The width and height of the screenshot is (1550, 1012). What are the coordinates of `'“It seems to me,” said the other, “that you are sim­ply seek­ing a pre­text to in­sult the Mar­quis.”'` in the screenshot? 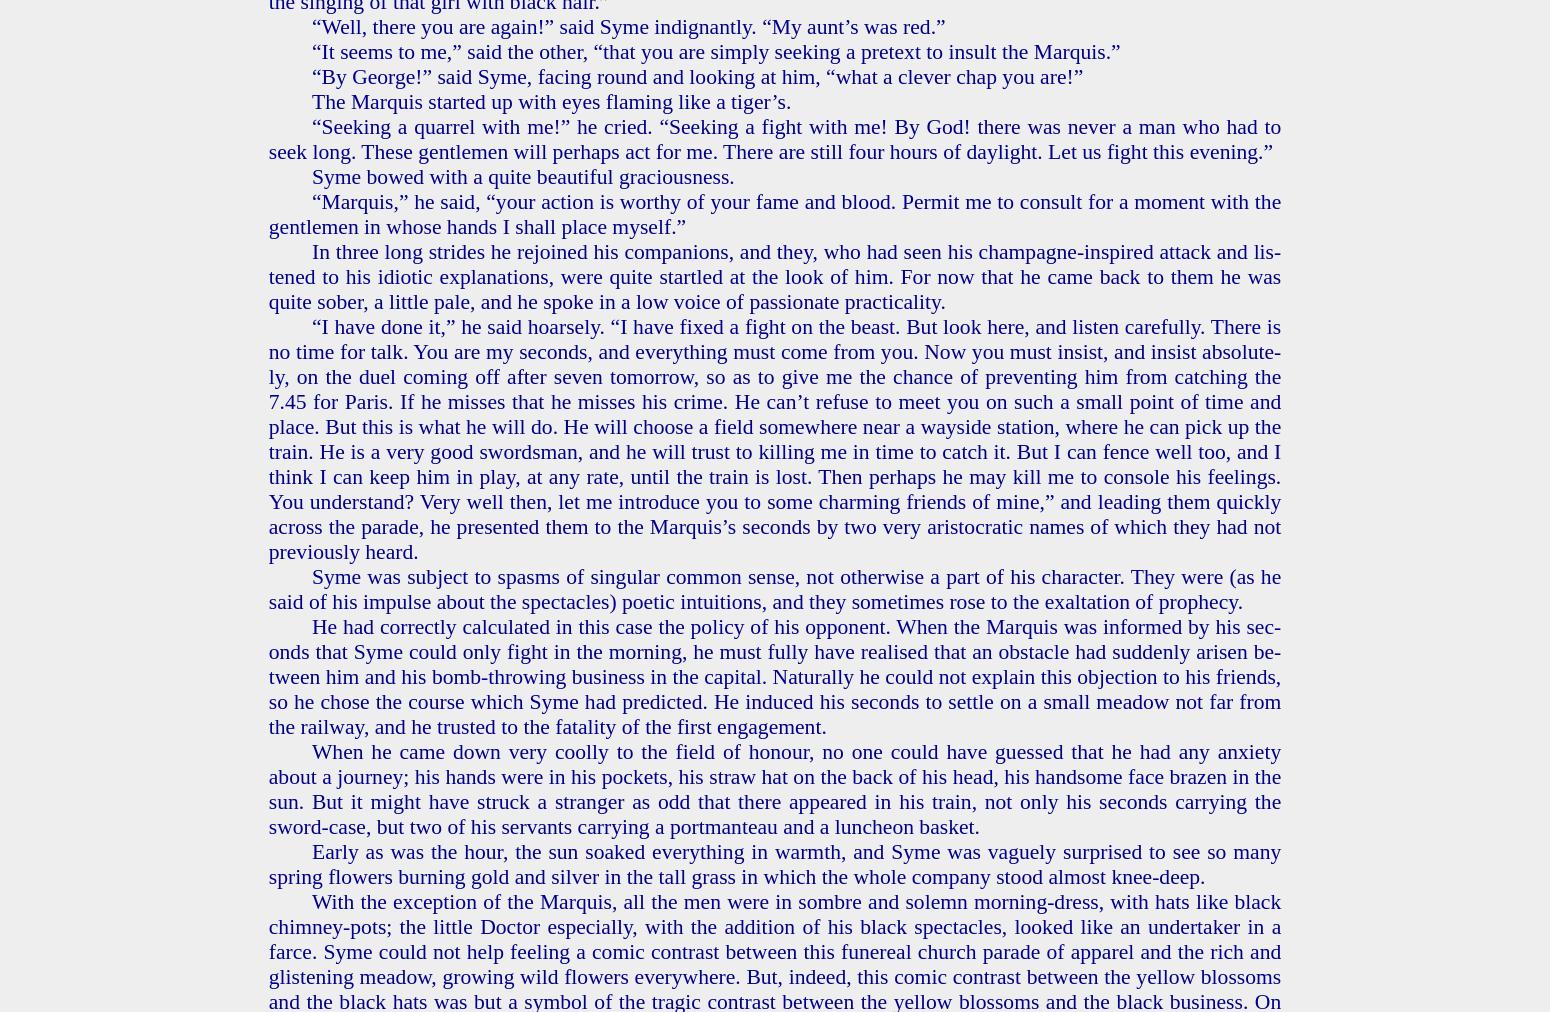 It's located at (715, 50).